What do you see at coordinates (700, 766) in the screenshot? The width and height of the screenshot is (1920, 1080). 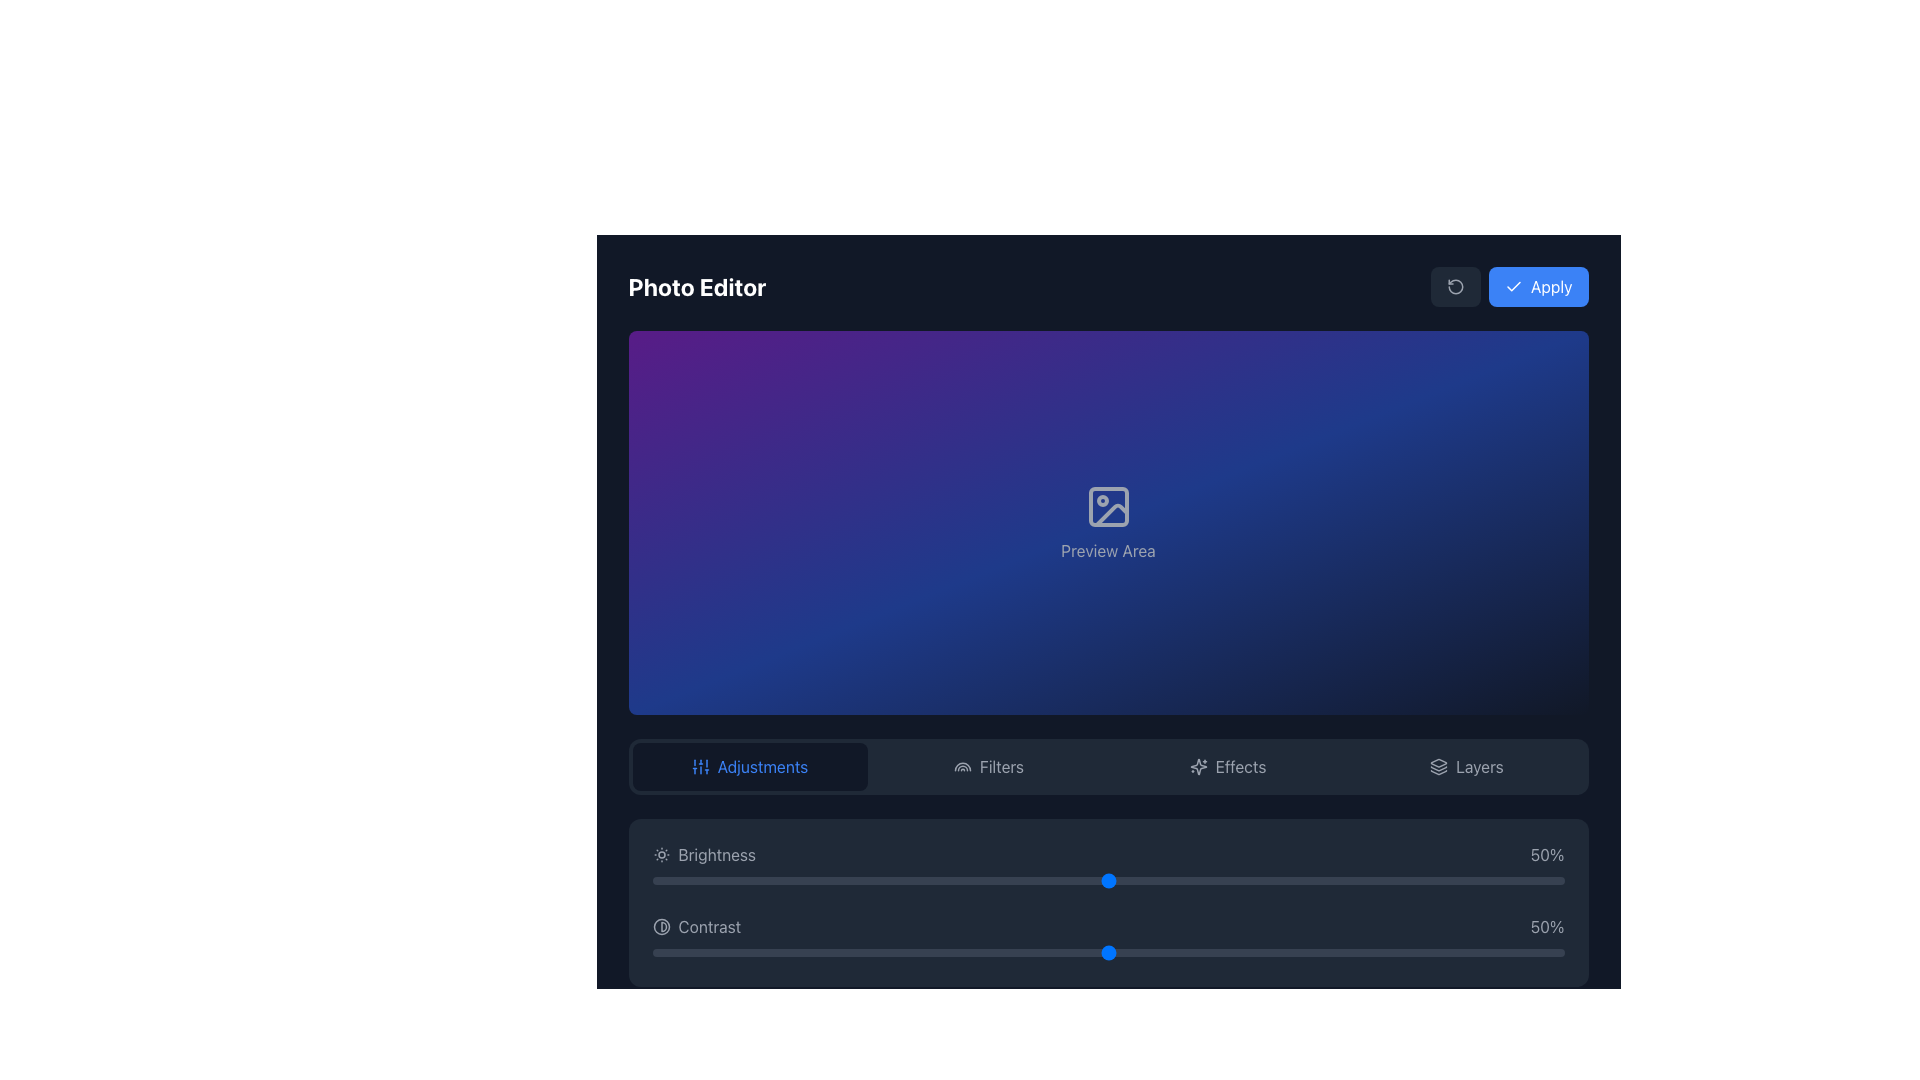 I see `the adjustment icon` at bounding box center [700, 766].